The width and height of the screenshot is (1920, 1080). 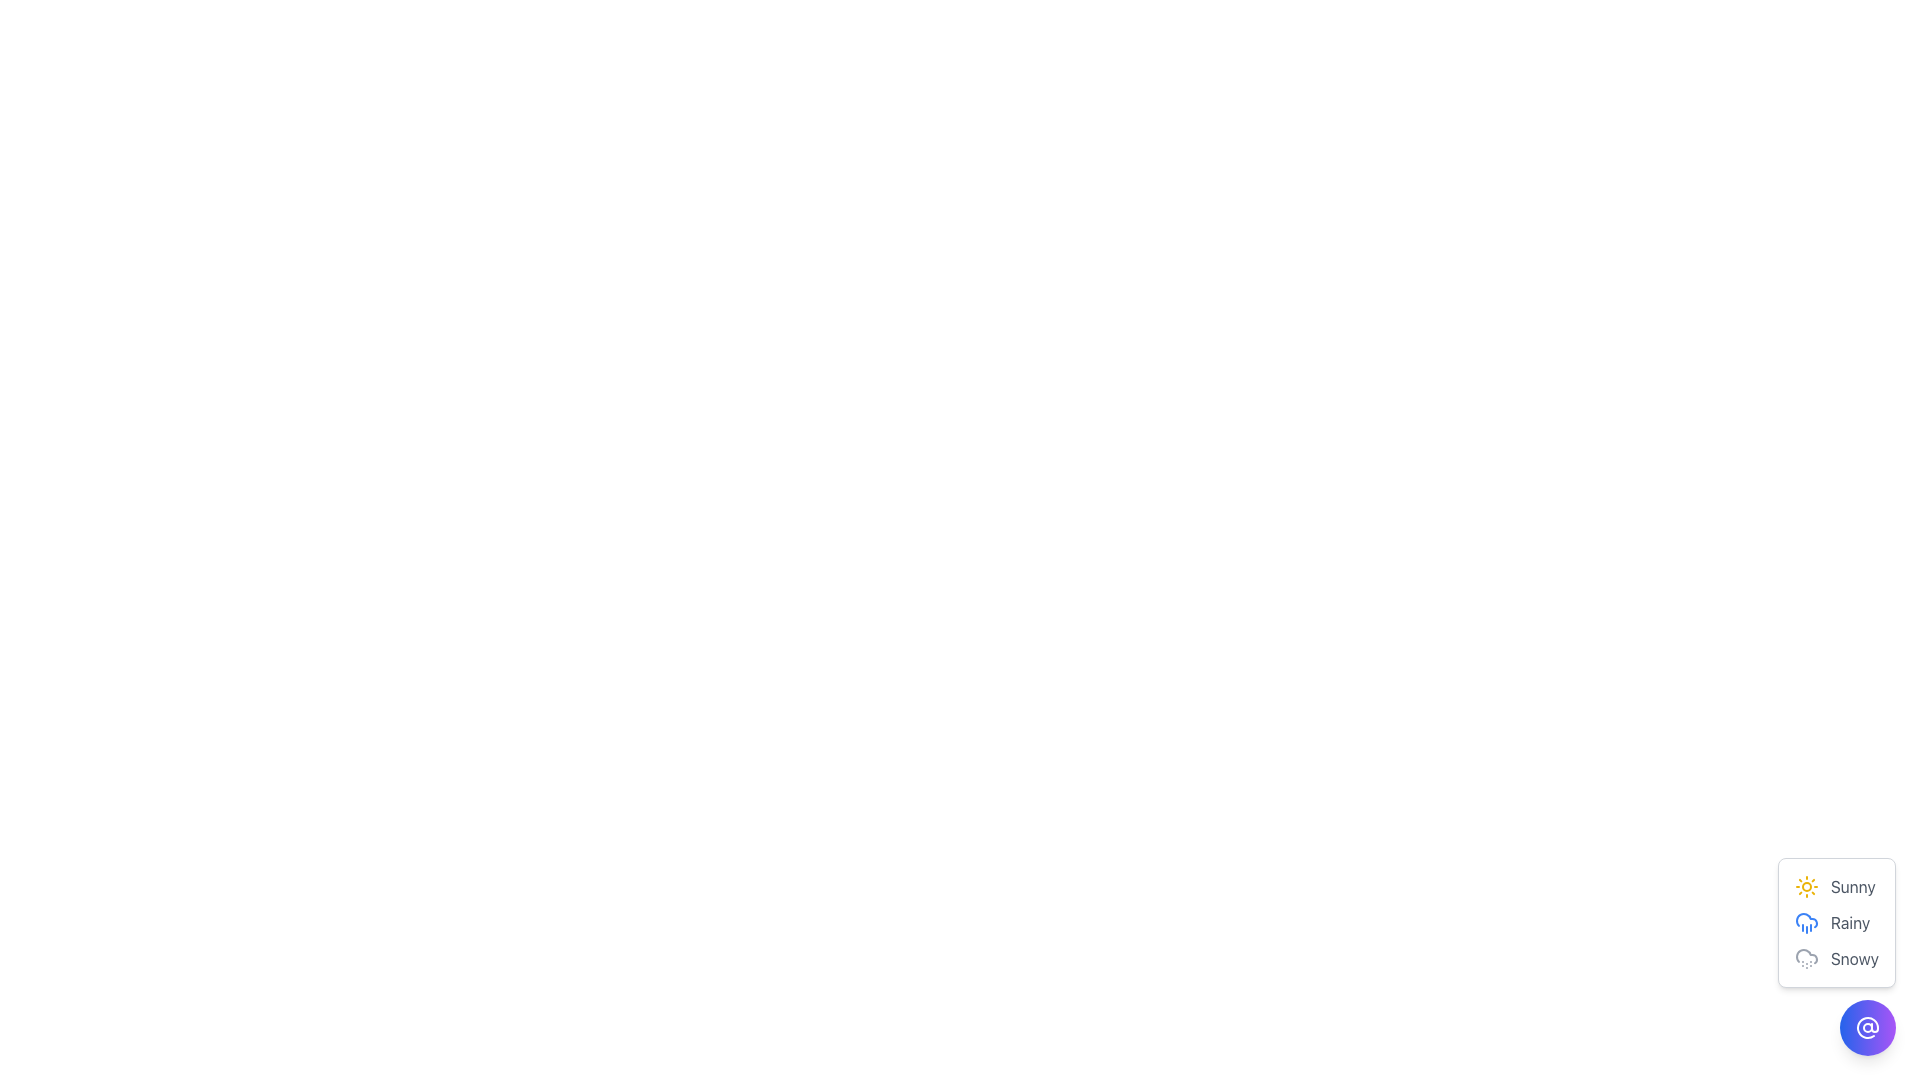 I want to click on the sun icon, which is a bright yellow symbol with radiating lines, located at the bottom right corner of the weather indicators list, next to the label 'Sunny', so click(x=1806, y=886).